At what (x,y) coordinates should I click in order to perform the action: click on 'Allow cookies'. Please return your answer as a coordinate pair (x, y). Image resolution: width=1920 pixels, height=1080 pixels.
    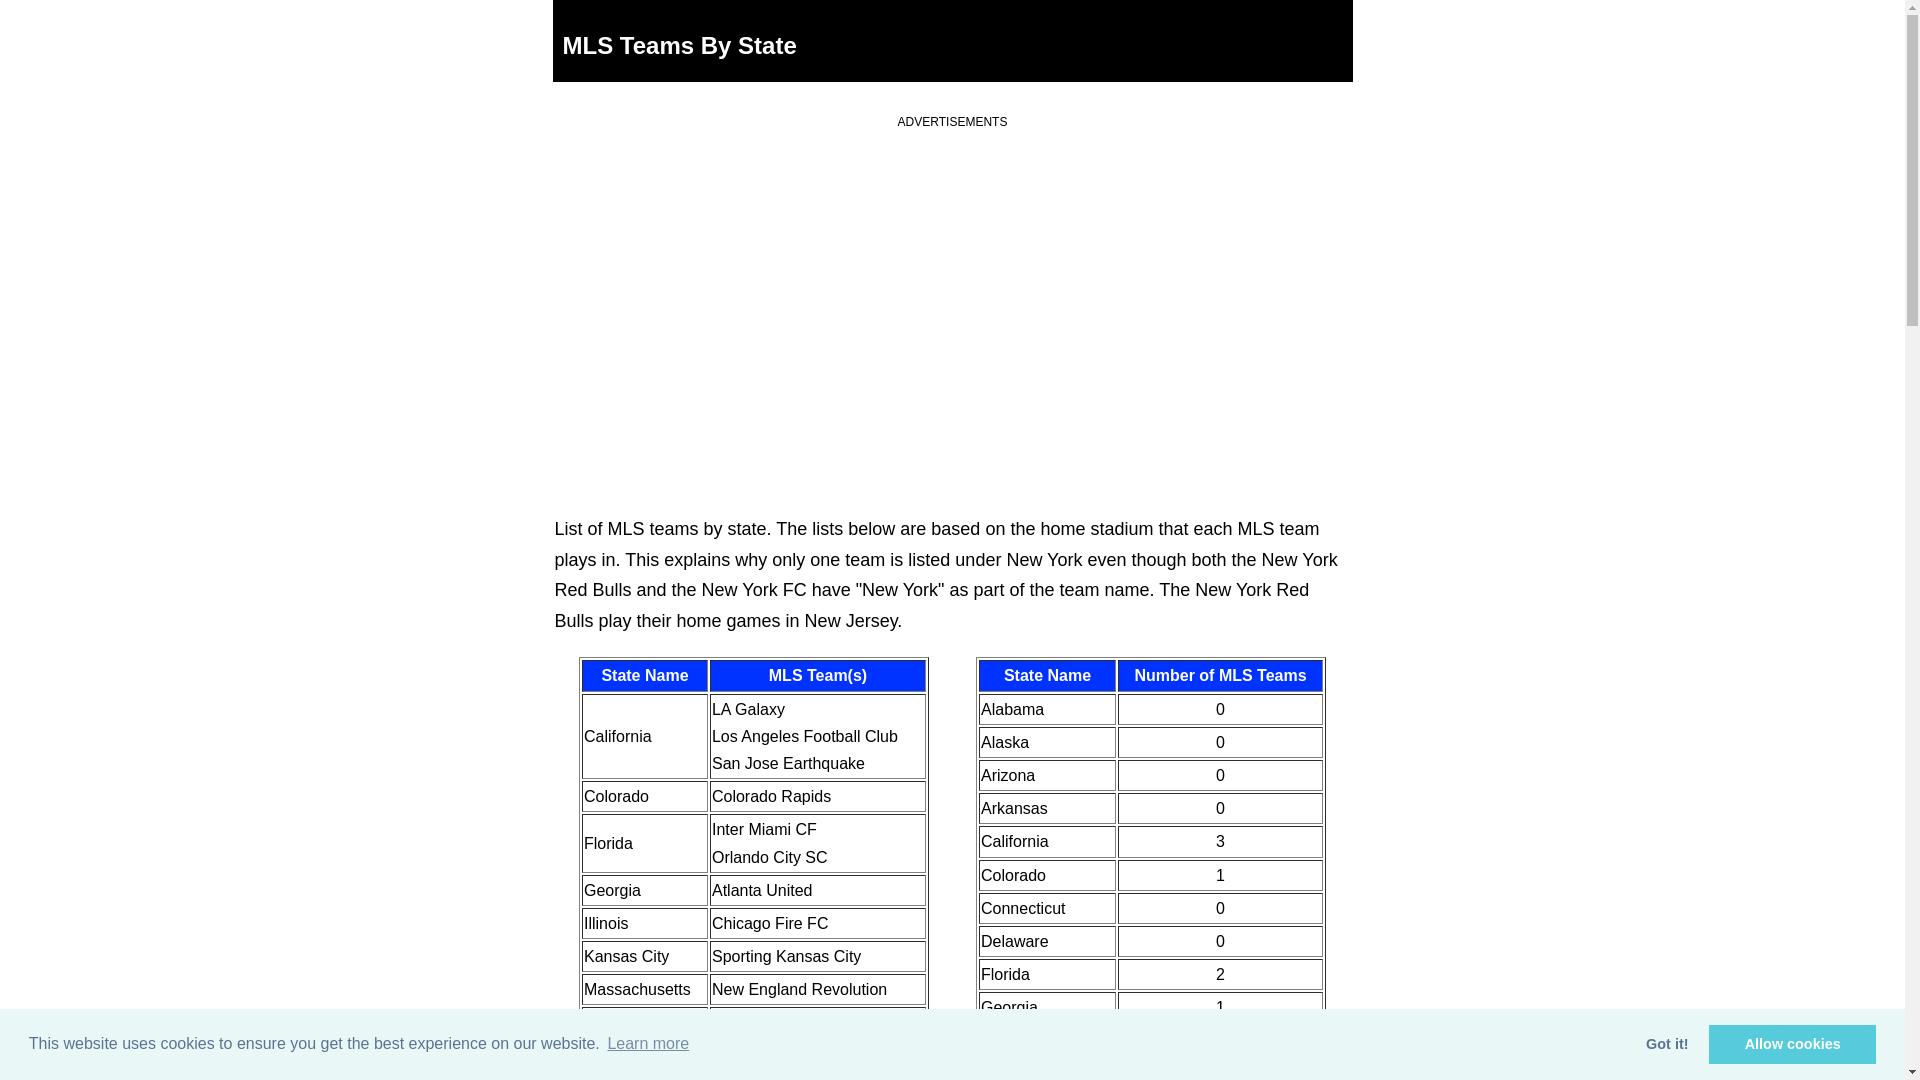
    Looking at the image, I should click on (1792, 1043).